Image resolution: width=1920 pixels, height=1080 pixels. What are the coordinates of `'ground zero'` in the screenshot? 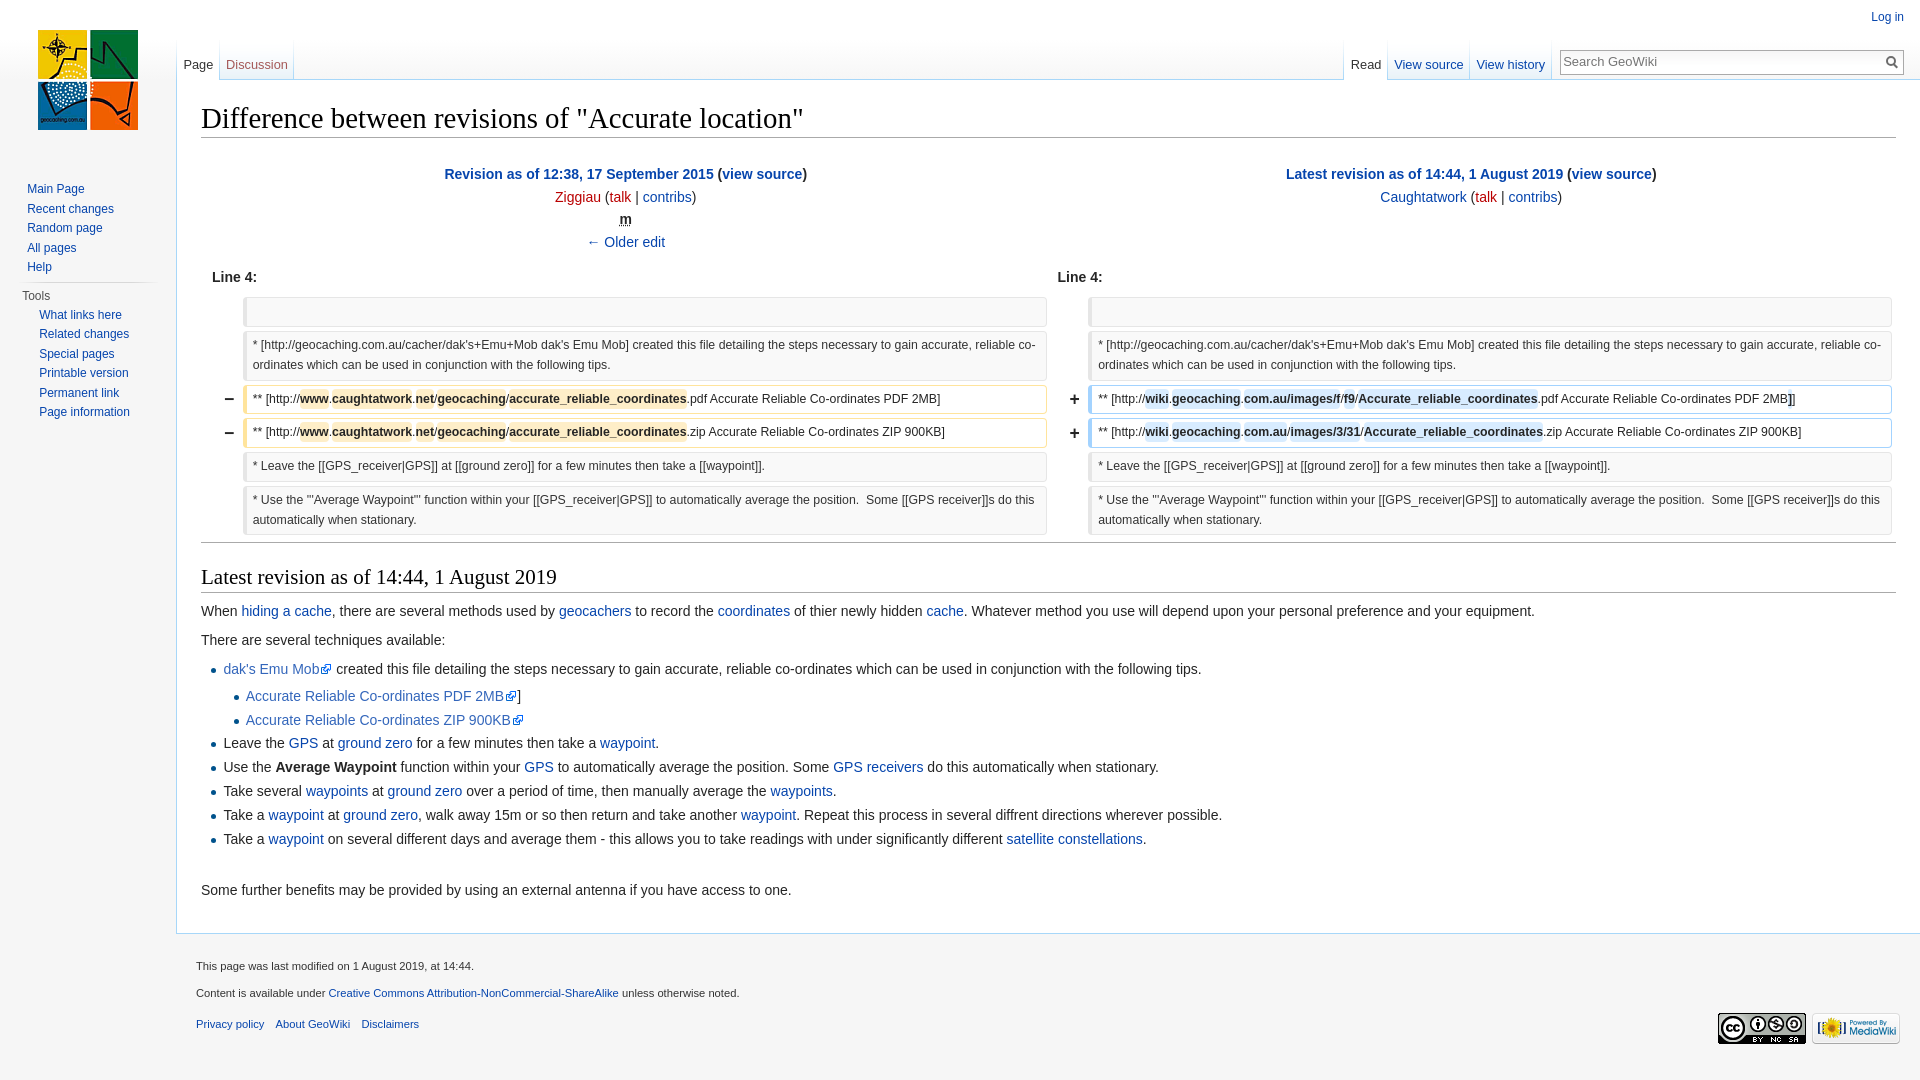 It's located at (380, 814).